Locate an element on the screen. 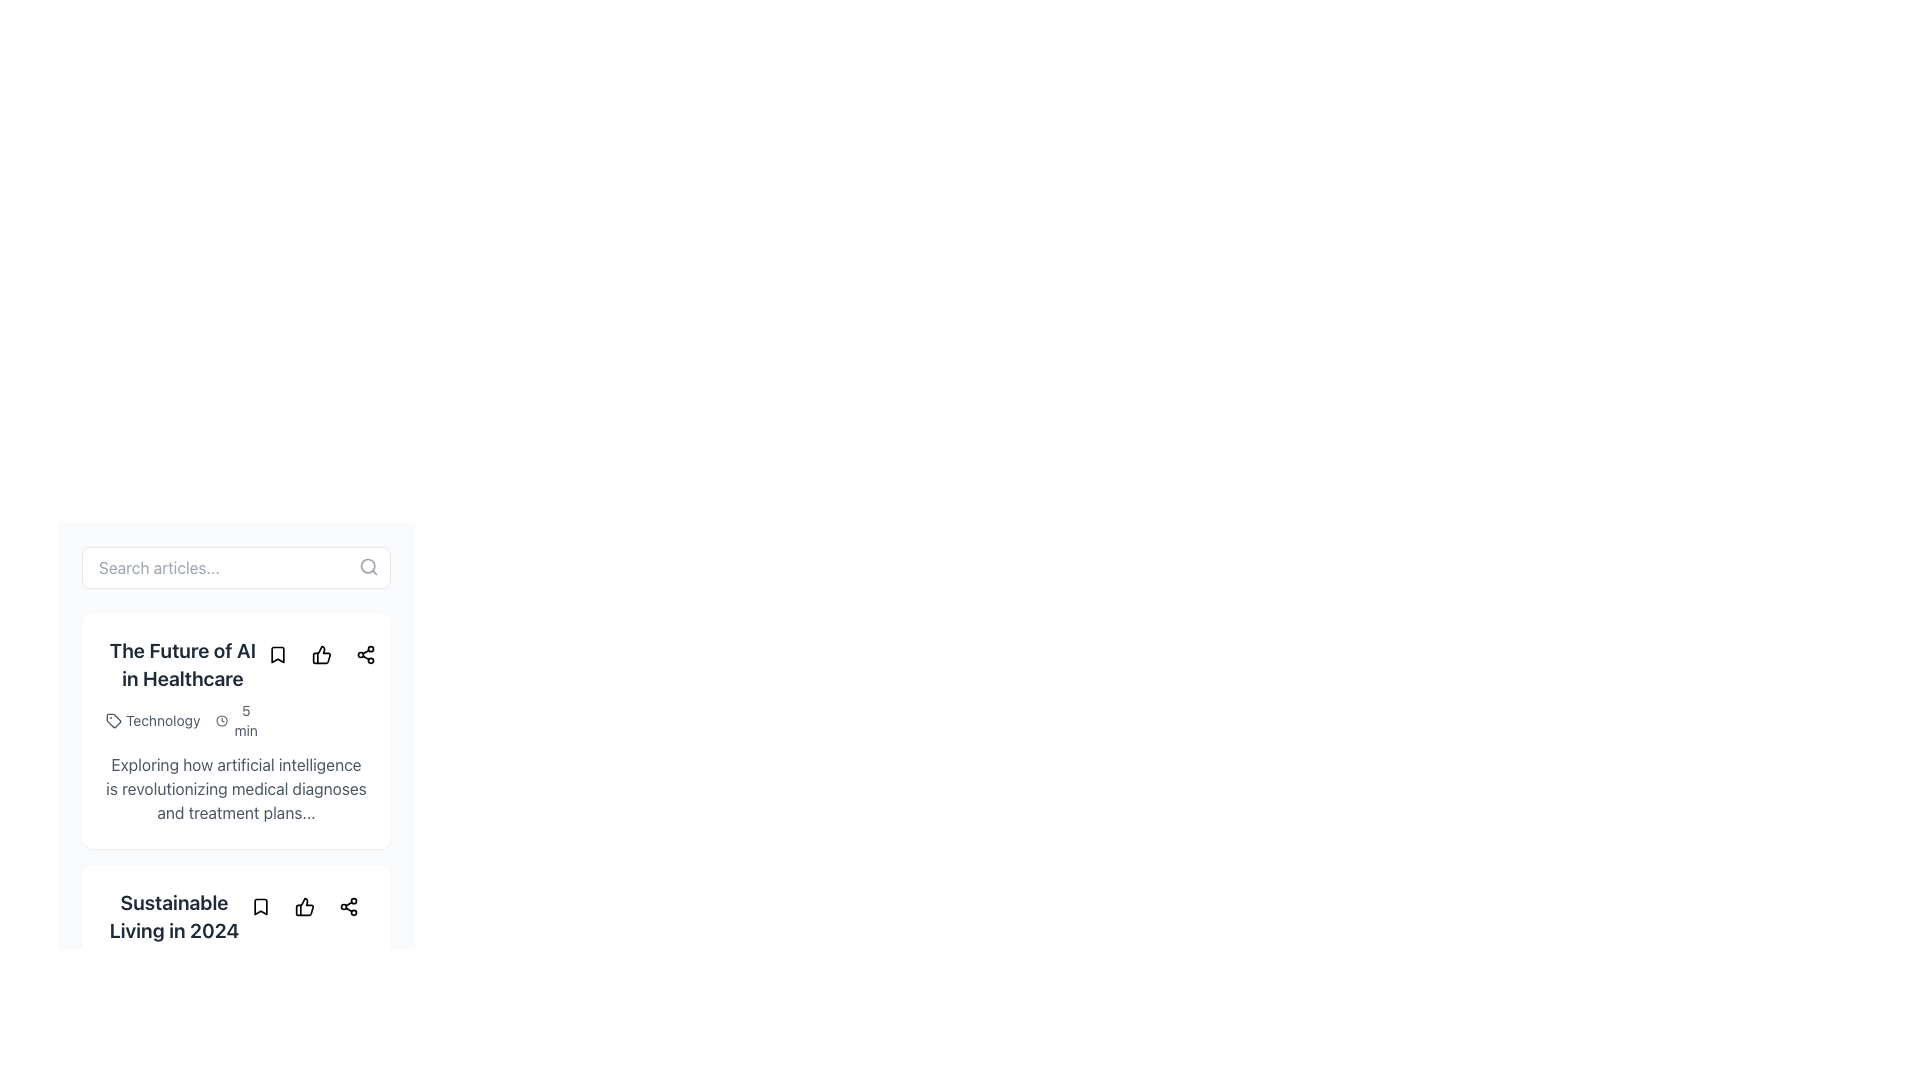 The height and width of the screenshot is (1080, 1920). the 'like' or 'thumbs-up' icon located at the bottom-right of the content card is located at coordinates (321, 655).